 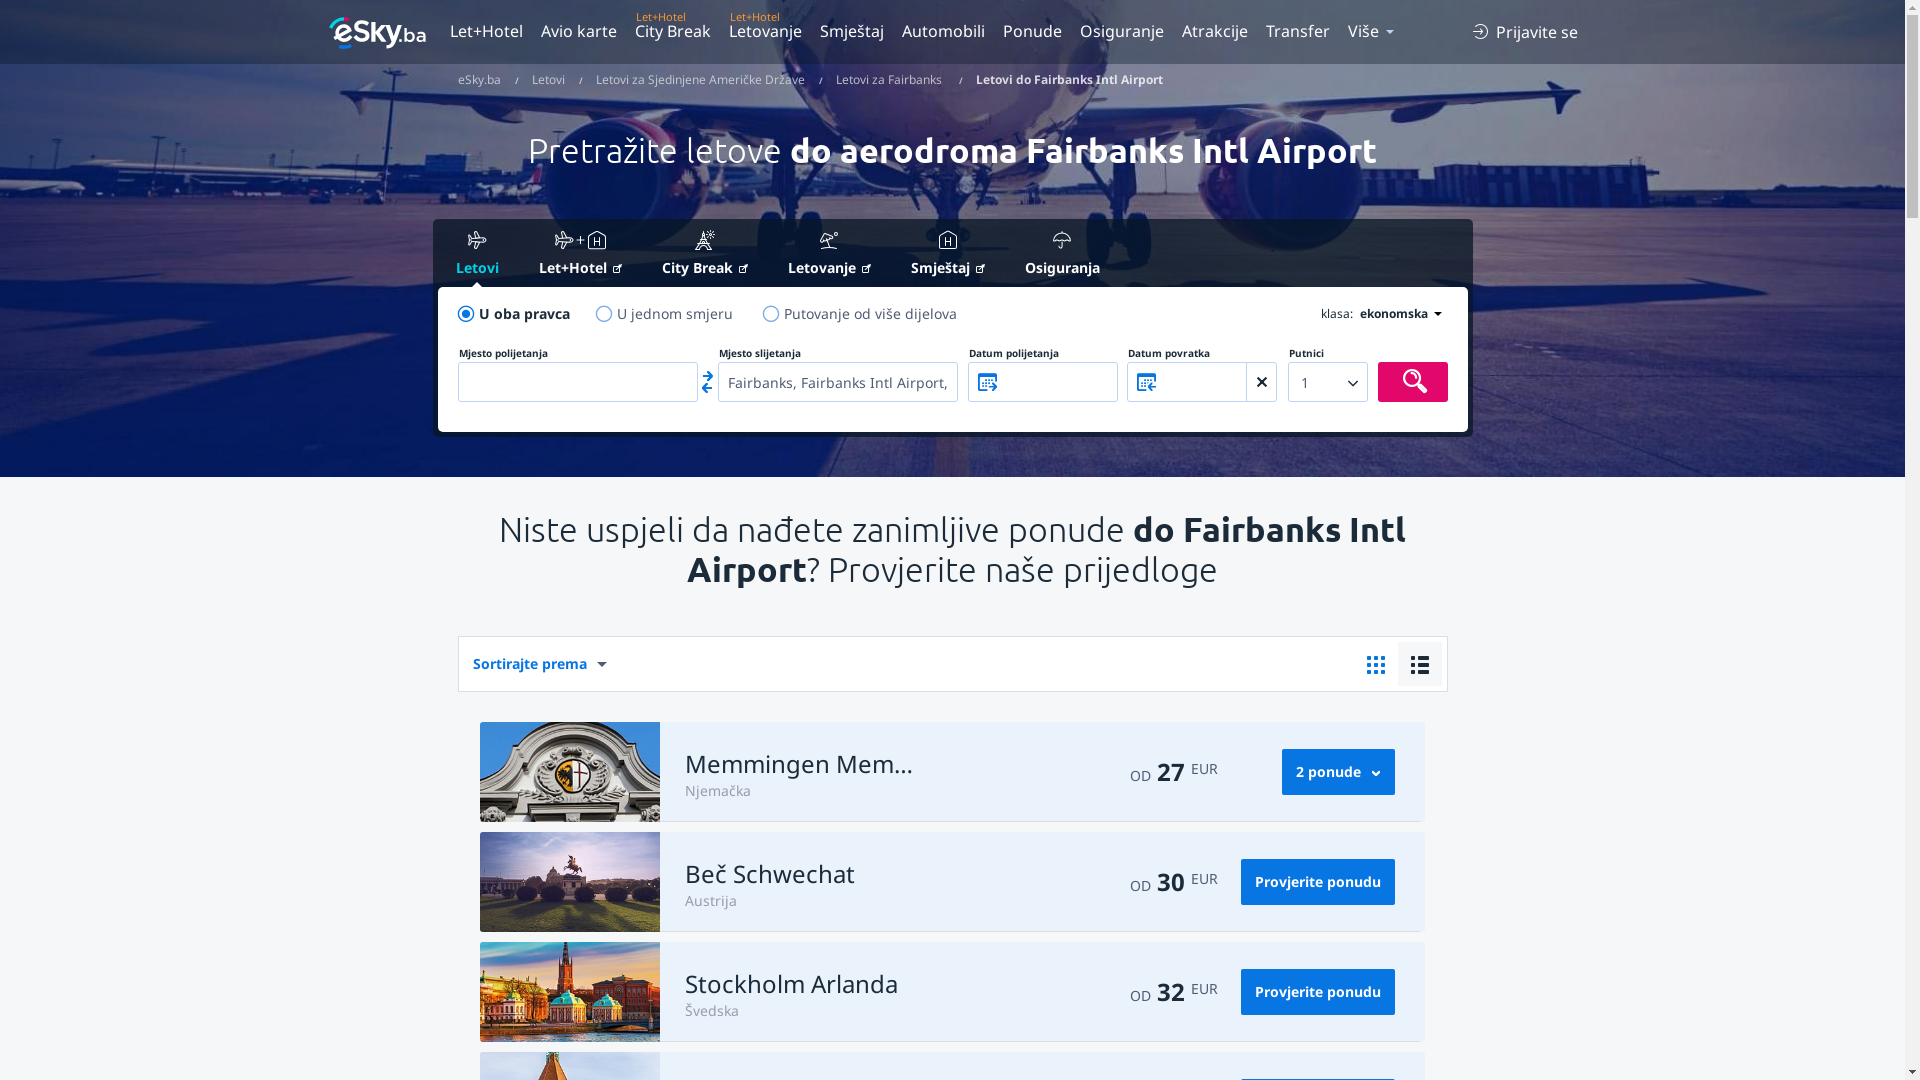 I want to click on '2 ponude', so click(x=1281, y=770).